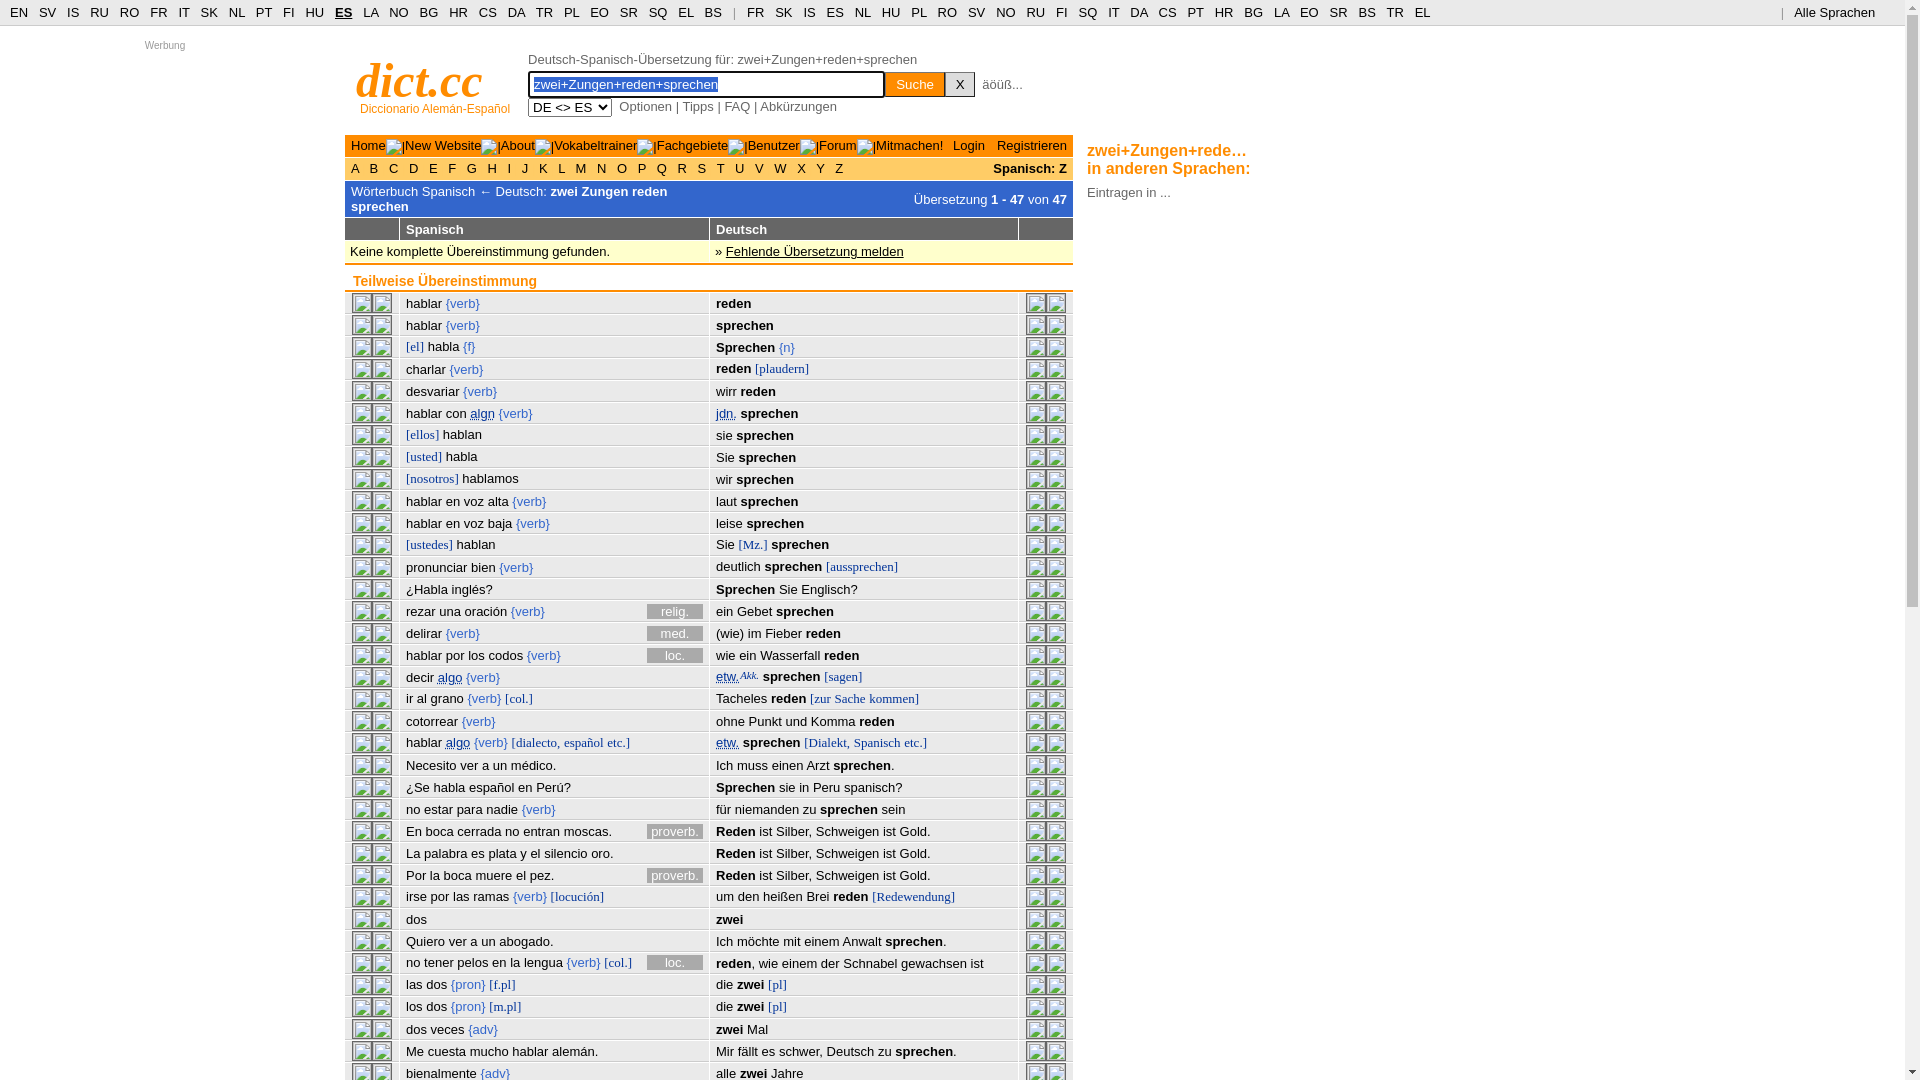 The height and width of the screenshot is (1080, 1920). I want to click on 'Ich', so click(723, 765).